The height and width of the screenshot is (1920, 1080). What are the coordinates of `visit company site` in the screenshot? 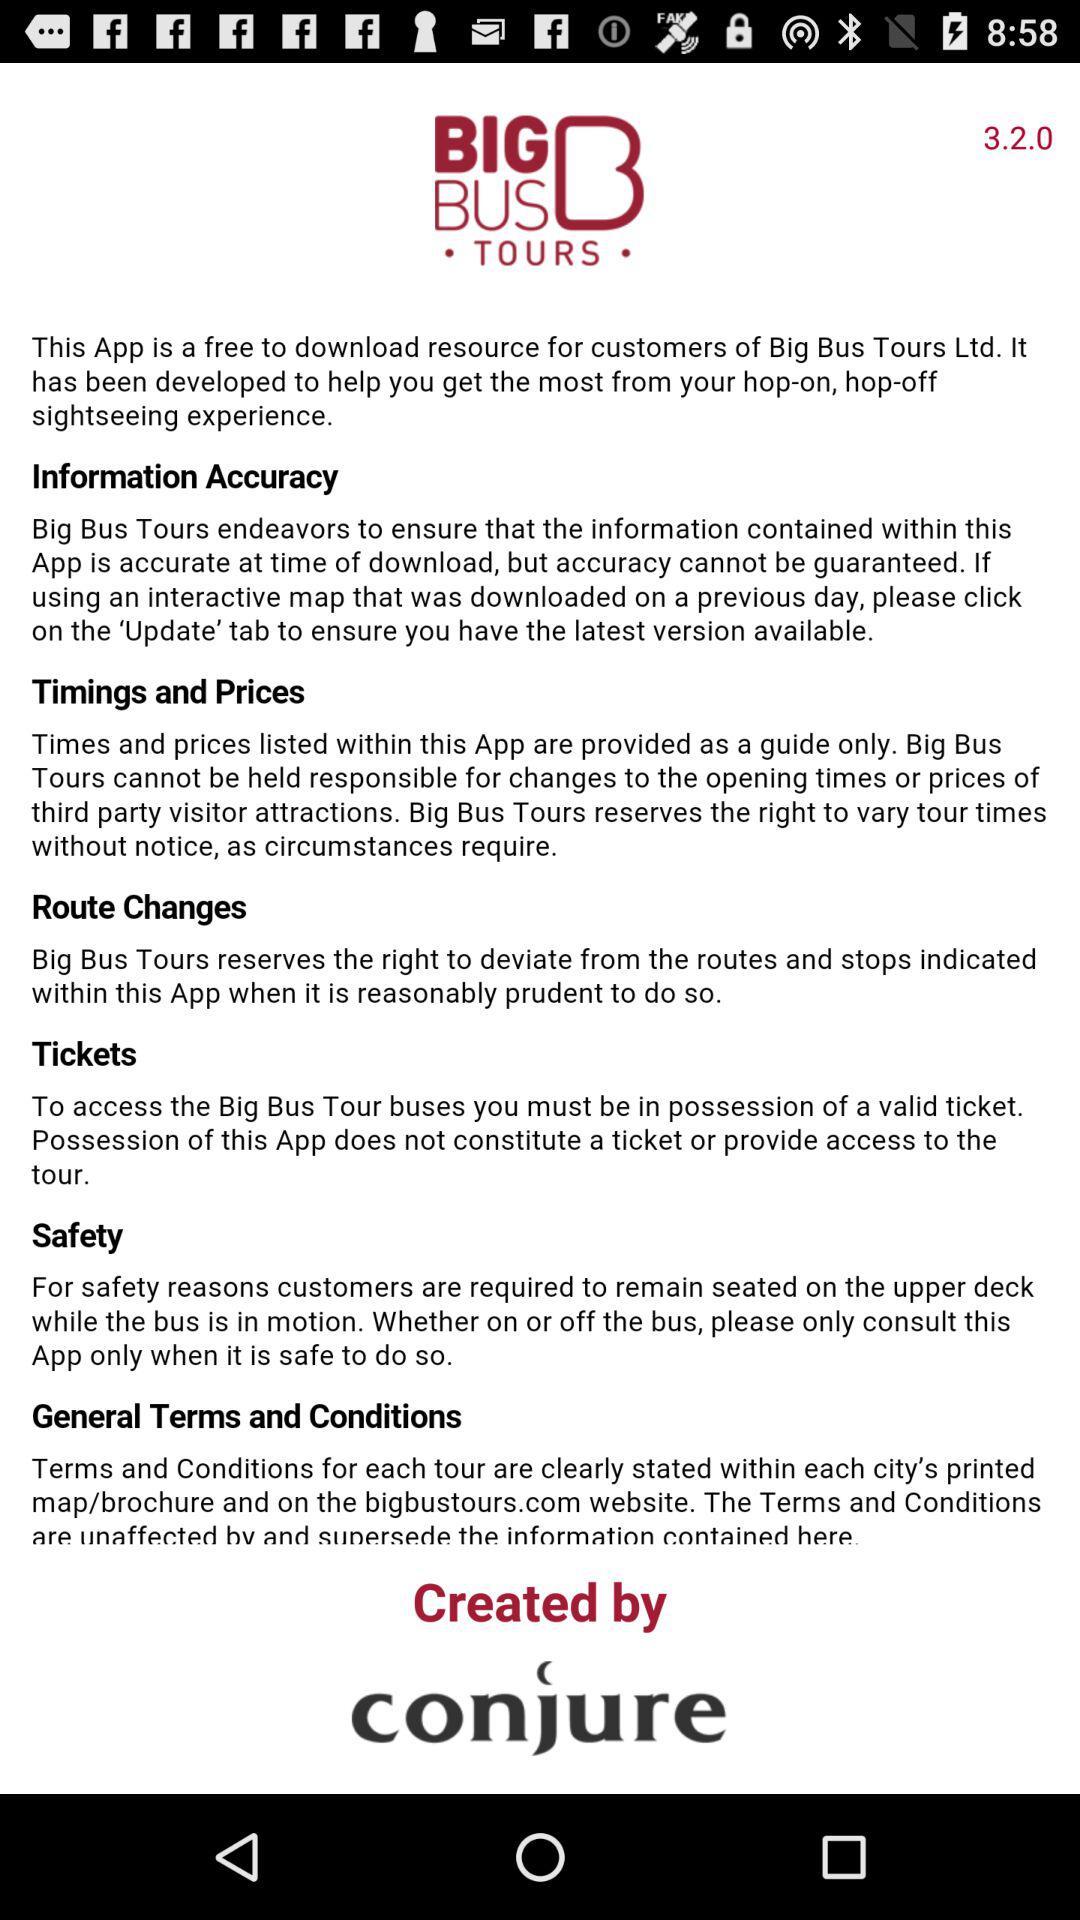 It's located at (538, 1707).